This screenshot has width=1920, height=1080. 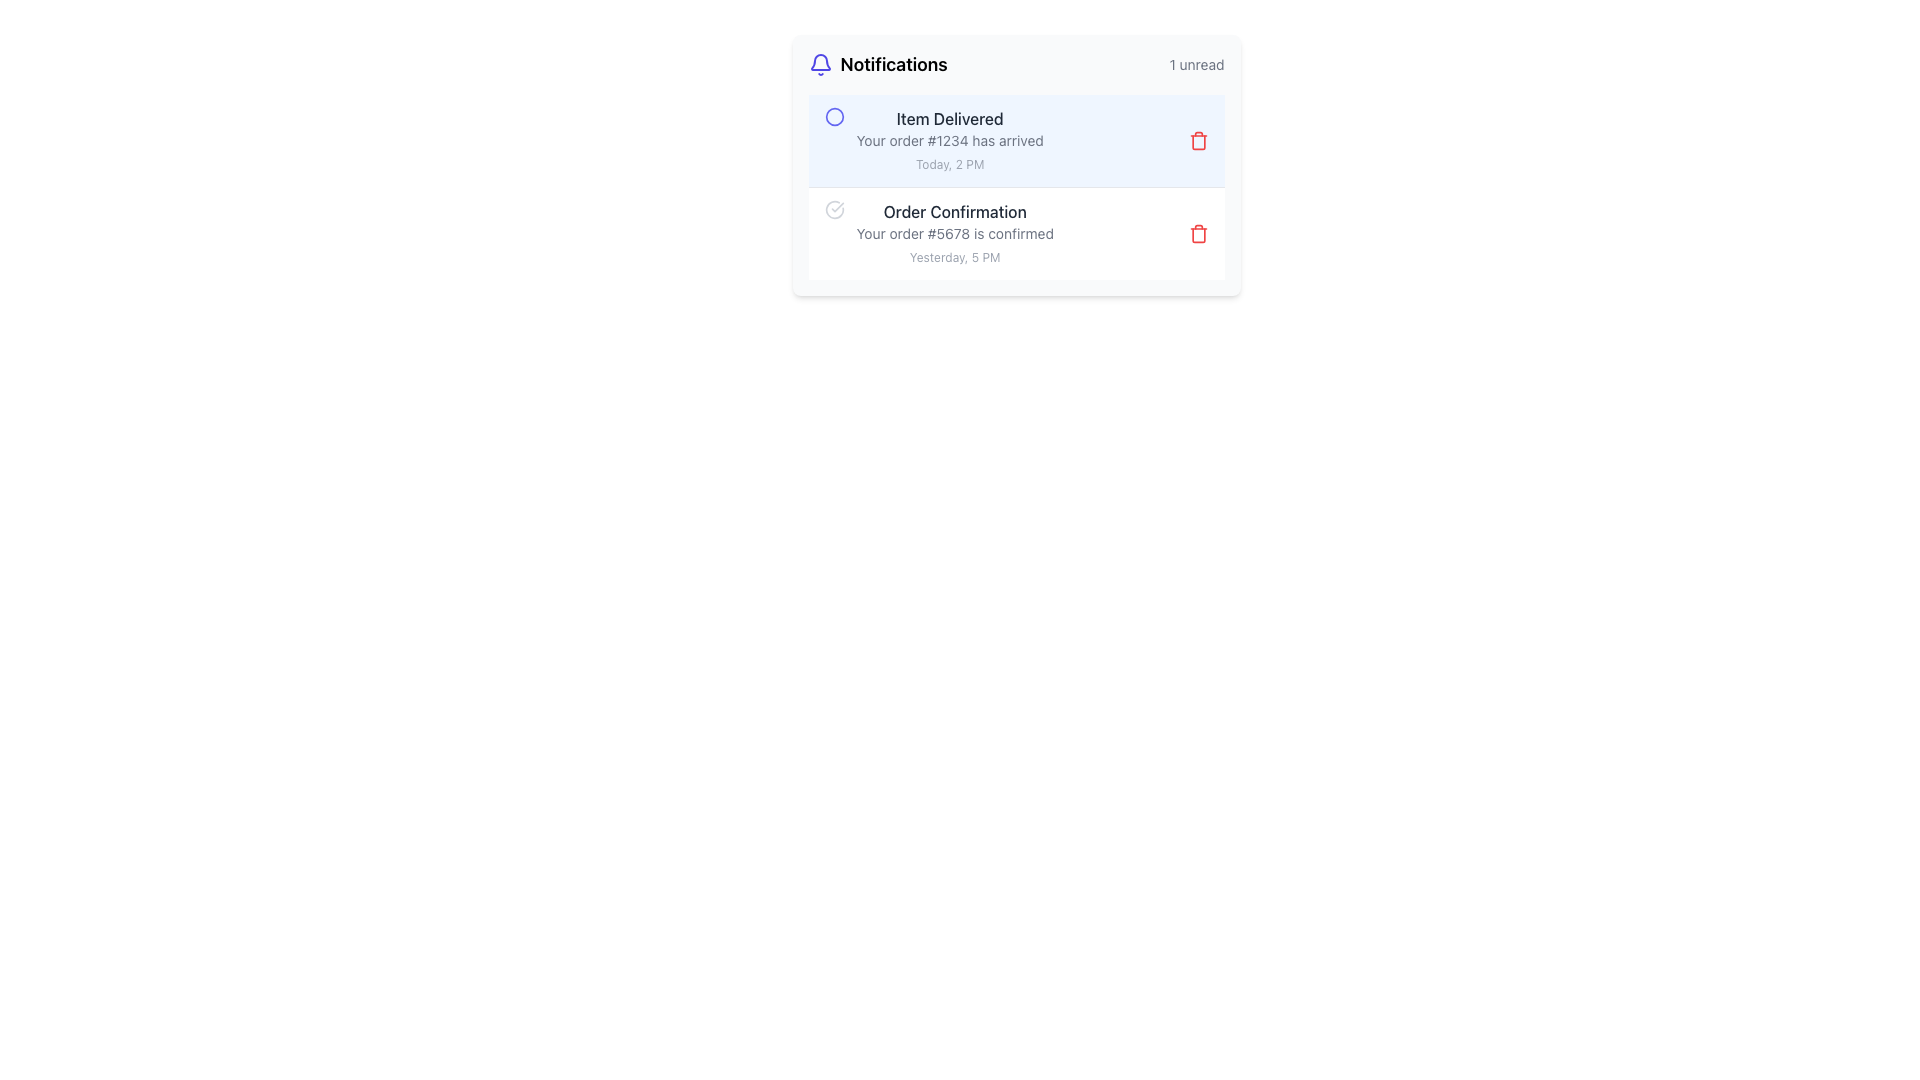 What do you see at coordinates (949, 119) in the screenshot?
I see `text of the notification title labeled 'Item Delivered', which is positioned at the top of the notification list` at bounding box center [949, 119].